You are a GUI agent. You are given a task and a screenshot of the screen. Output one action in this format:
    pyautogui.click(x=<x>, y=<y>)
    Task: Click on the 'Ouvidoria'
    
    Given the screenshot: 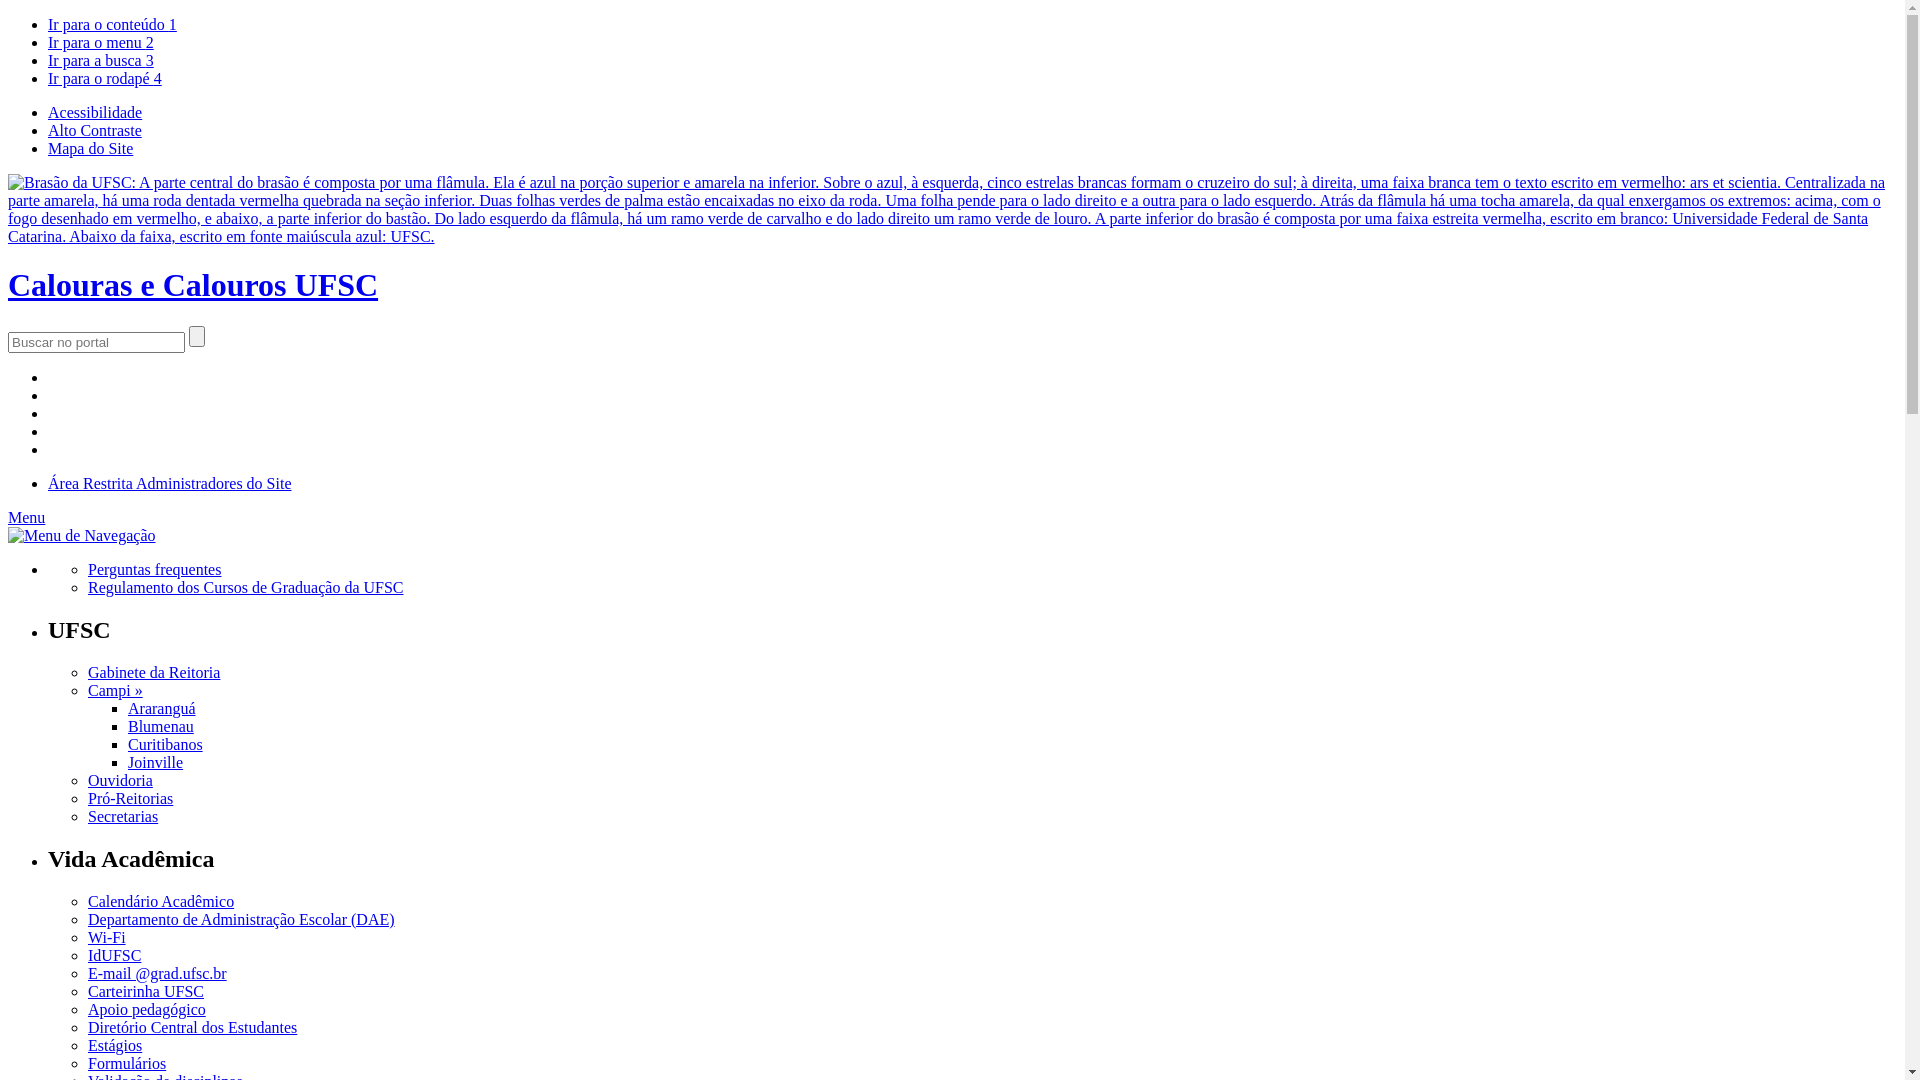 What is the action you would take?
    pyautogui.click(x=119, y=779)
    